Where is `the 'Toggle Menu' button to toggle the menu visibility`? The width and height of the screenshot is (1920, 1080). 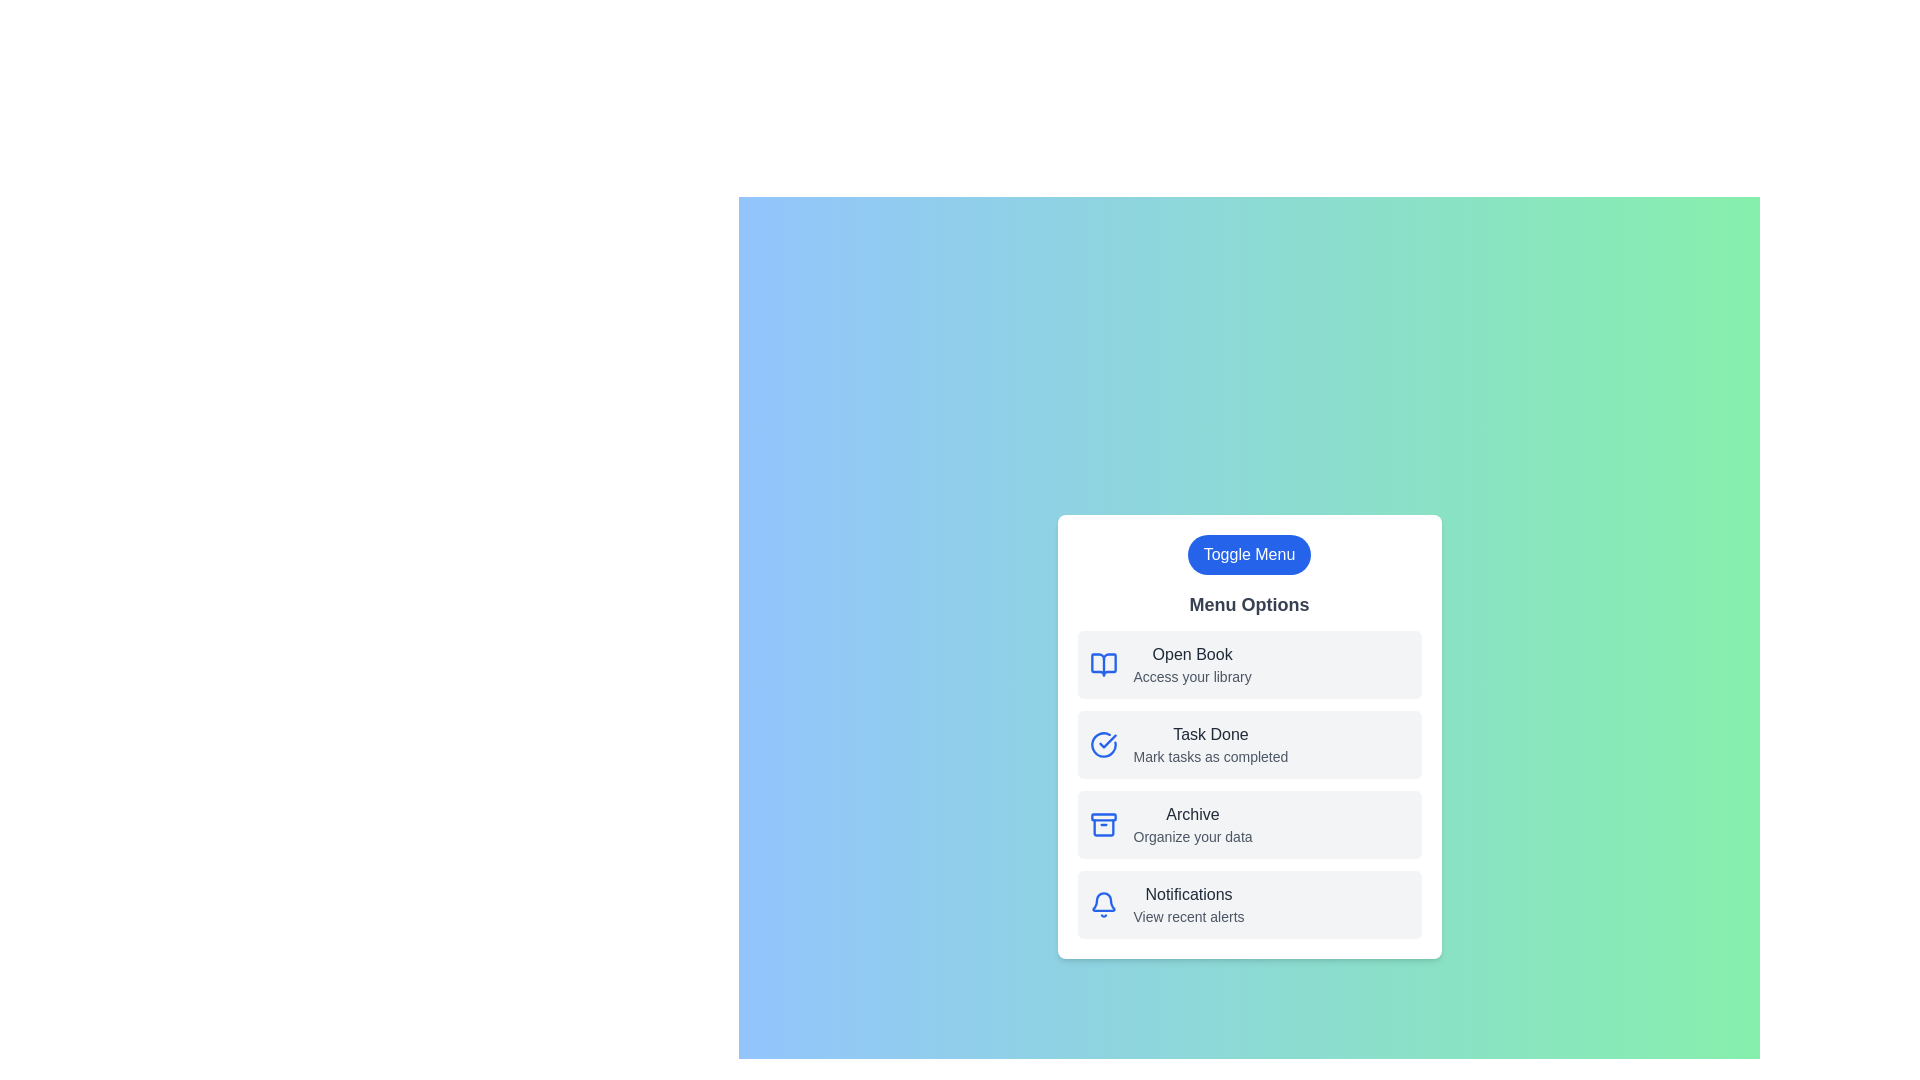
the 'Toggle Menu' button to toggle the menu visibility is located at coordinates (1248, 555).